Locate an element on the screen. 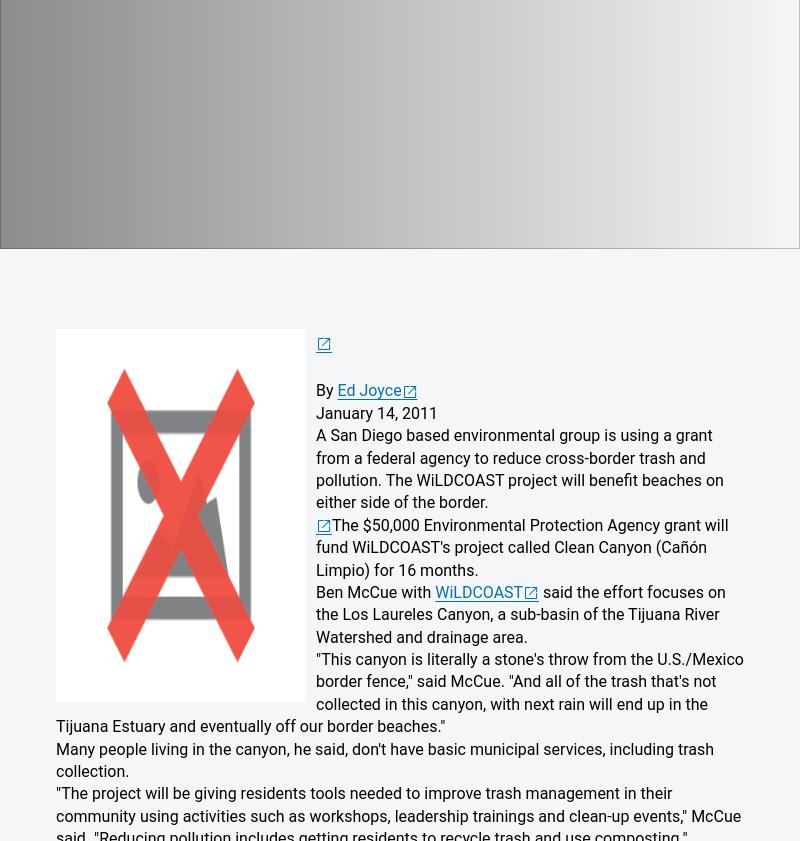  'By' is located at coordinates (325, 389).